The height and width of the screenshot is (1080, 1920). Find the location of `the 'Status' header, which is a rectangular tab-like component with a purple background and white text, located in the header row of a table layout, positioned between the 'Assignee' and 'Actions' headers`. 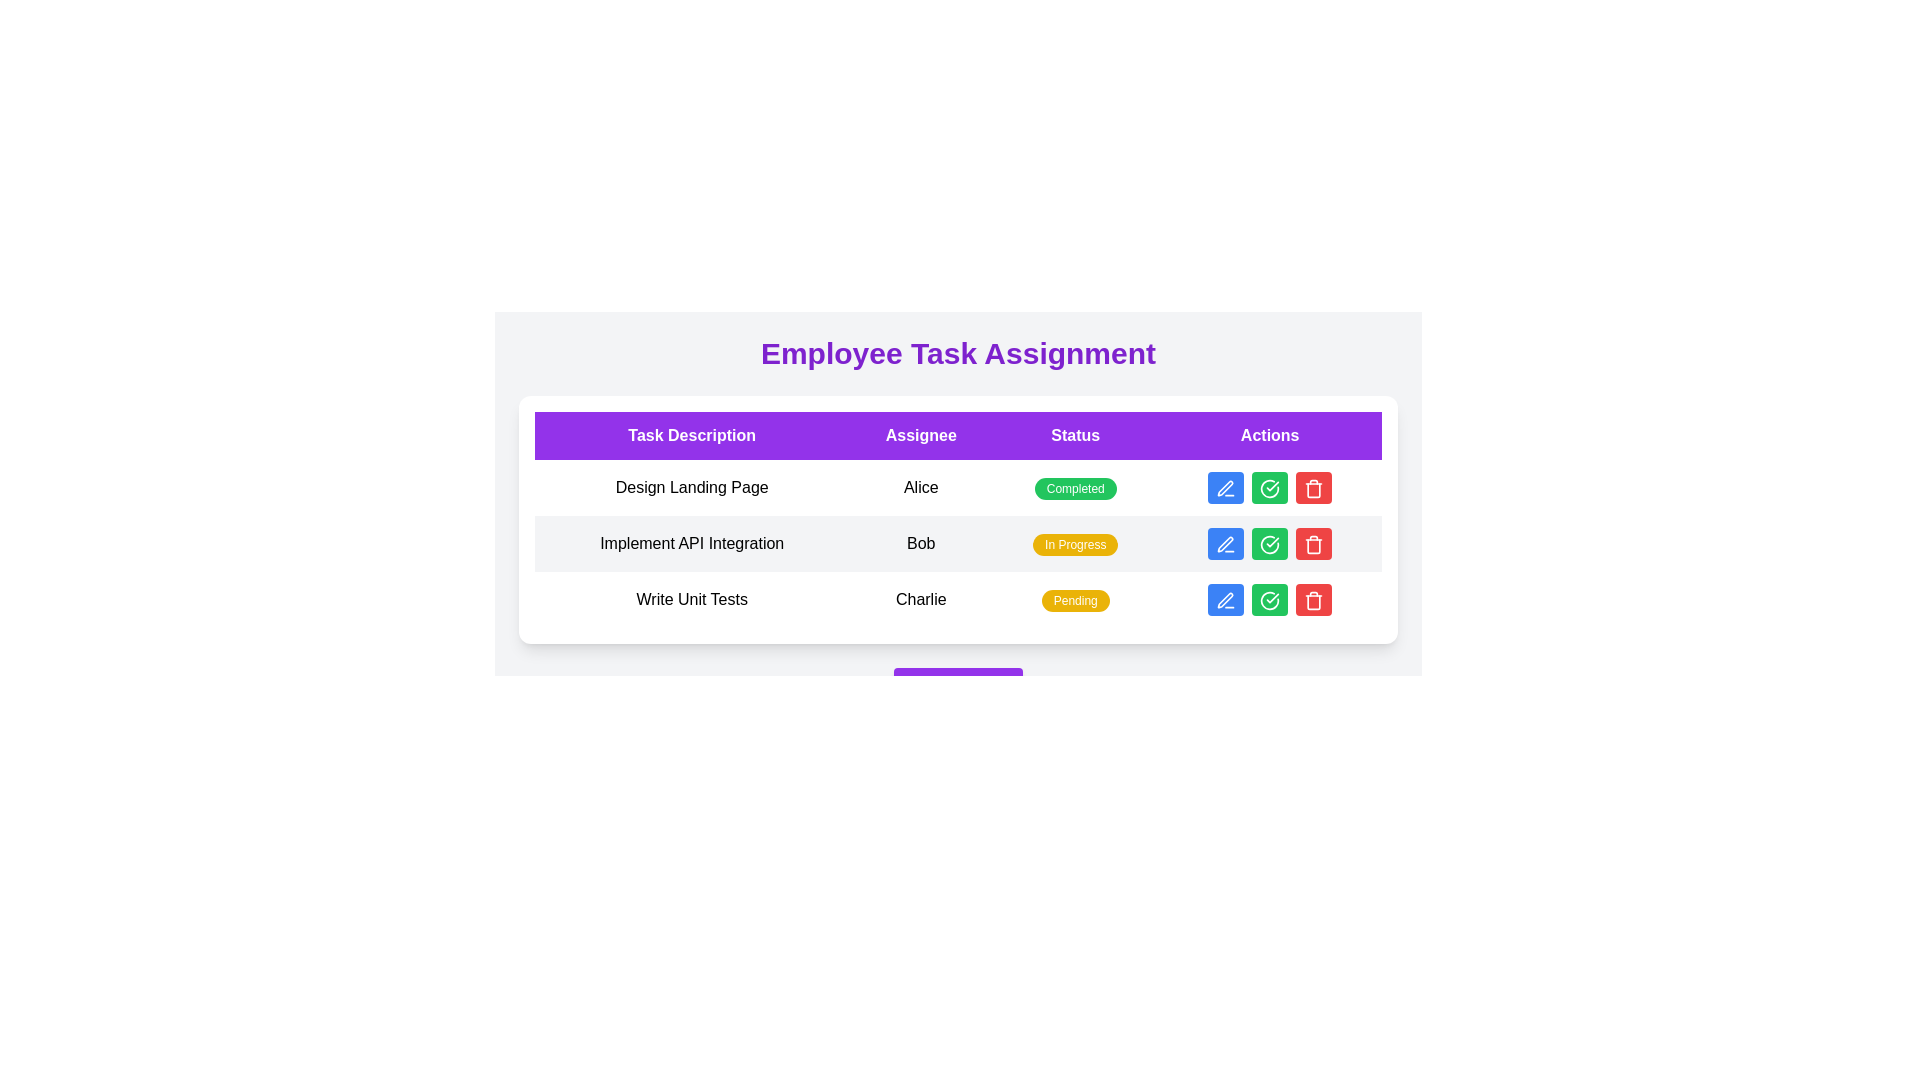

the 'Status' header, which is a rectangular tab-like component with a purple background and white text, located in the header row of a table layout, positioned between the 'Assignee' and 'Actions' headers is located at coordinates (1074, 434).